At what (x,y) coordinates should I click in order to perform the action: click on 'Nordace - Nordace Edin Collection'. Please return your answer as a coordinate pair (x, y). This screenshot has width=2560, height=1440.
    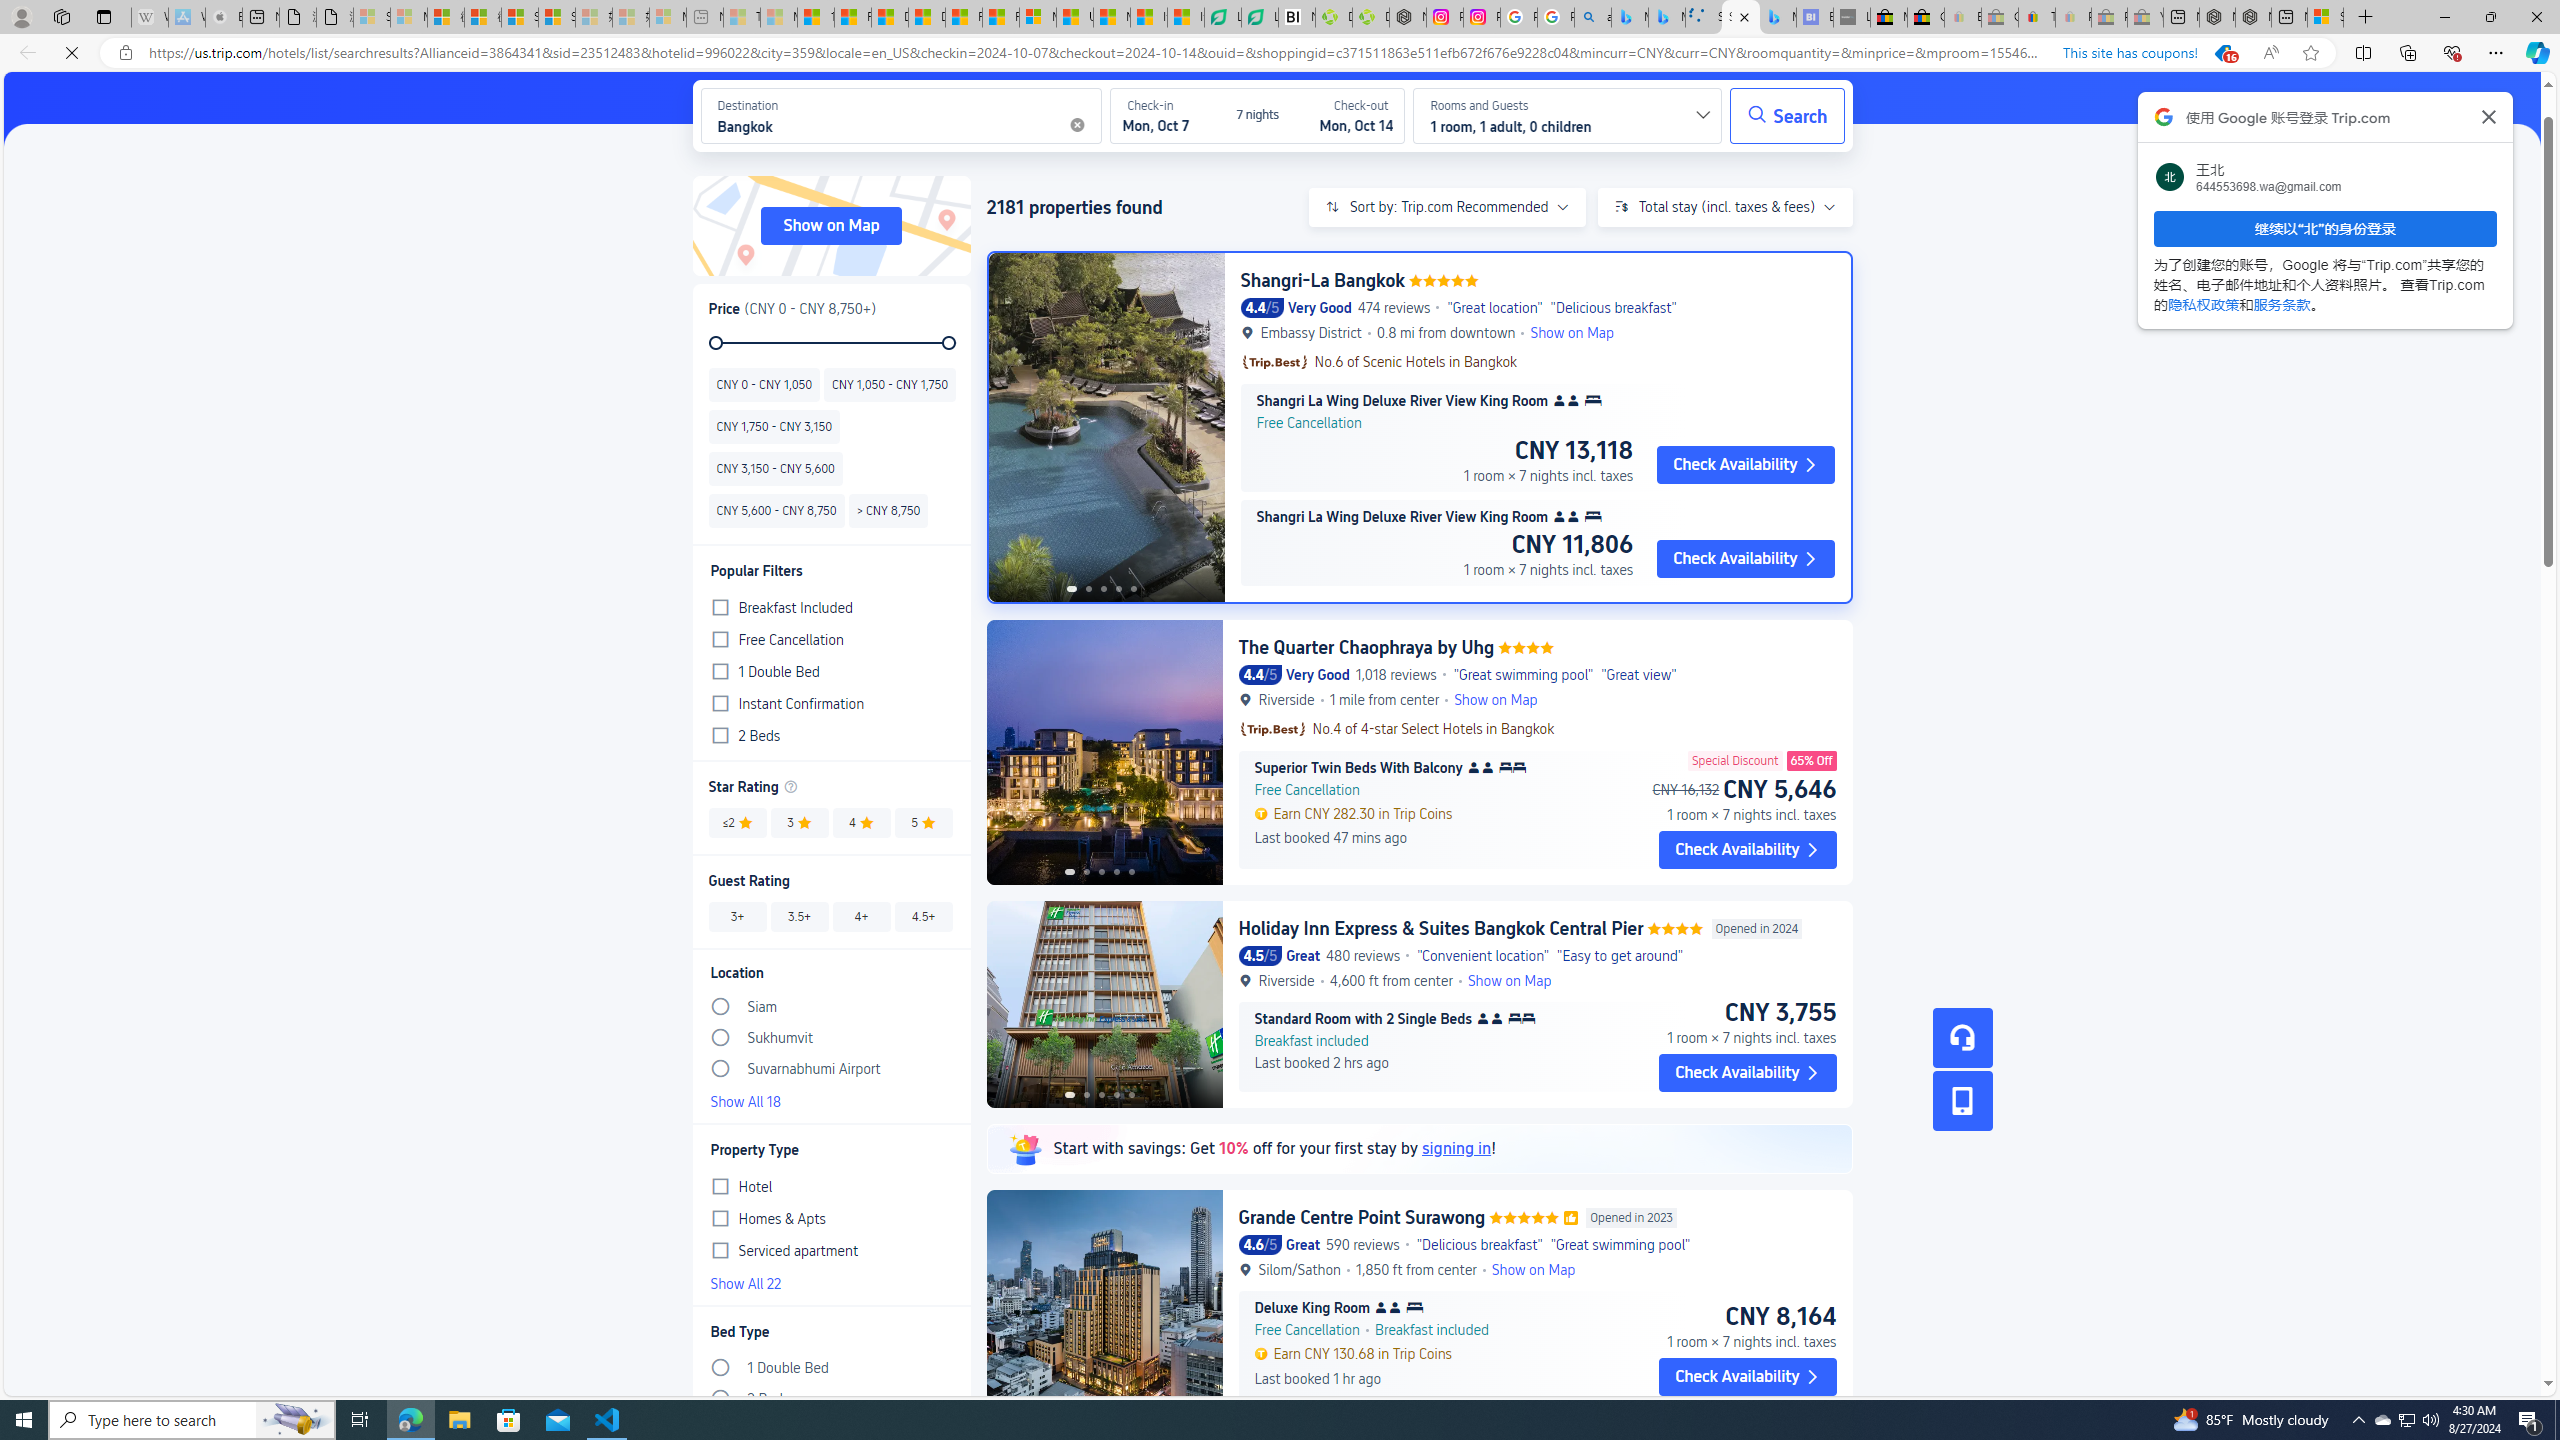
    Looking at the image, I should click on (1407, 16).